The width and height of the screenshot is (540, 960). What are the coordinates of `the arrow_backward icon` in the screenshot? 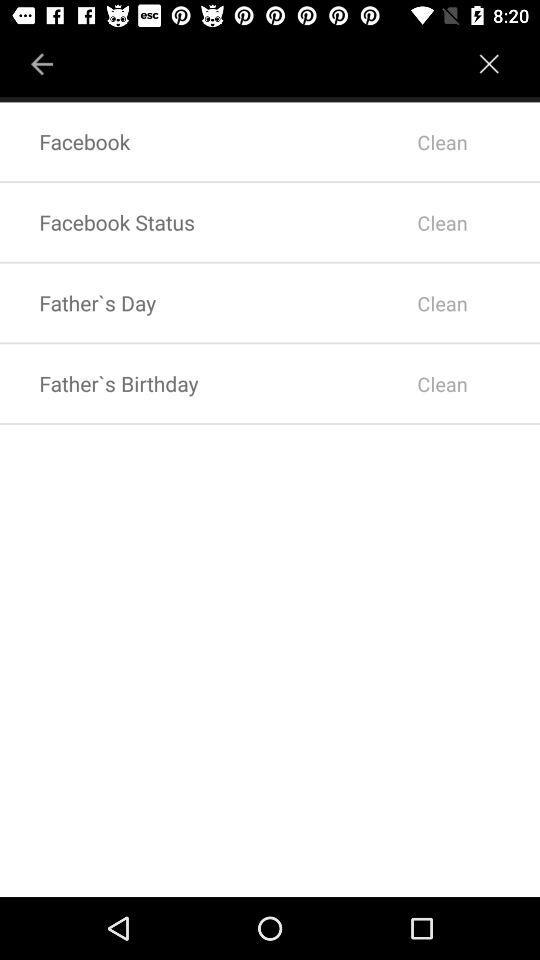 It's located at (42, 56).